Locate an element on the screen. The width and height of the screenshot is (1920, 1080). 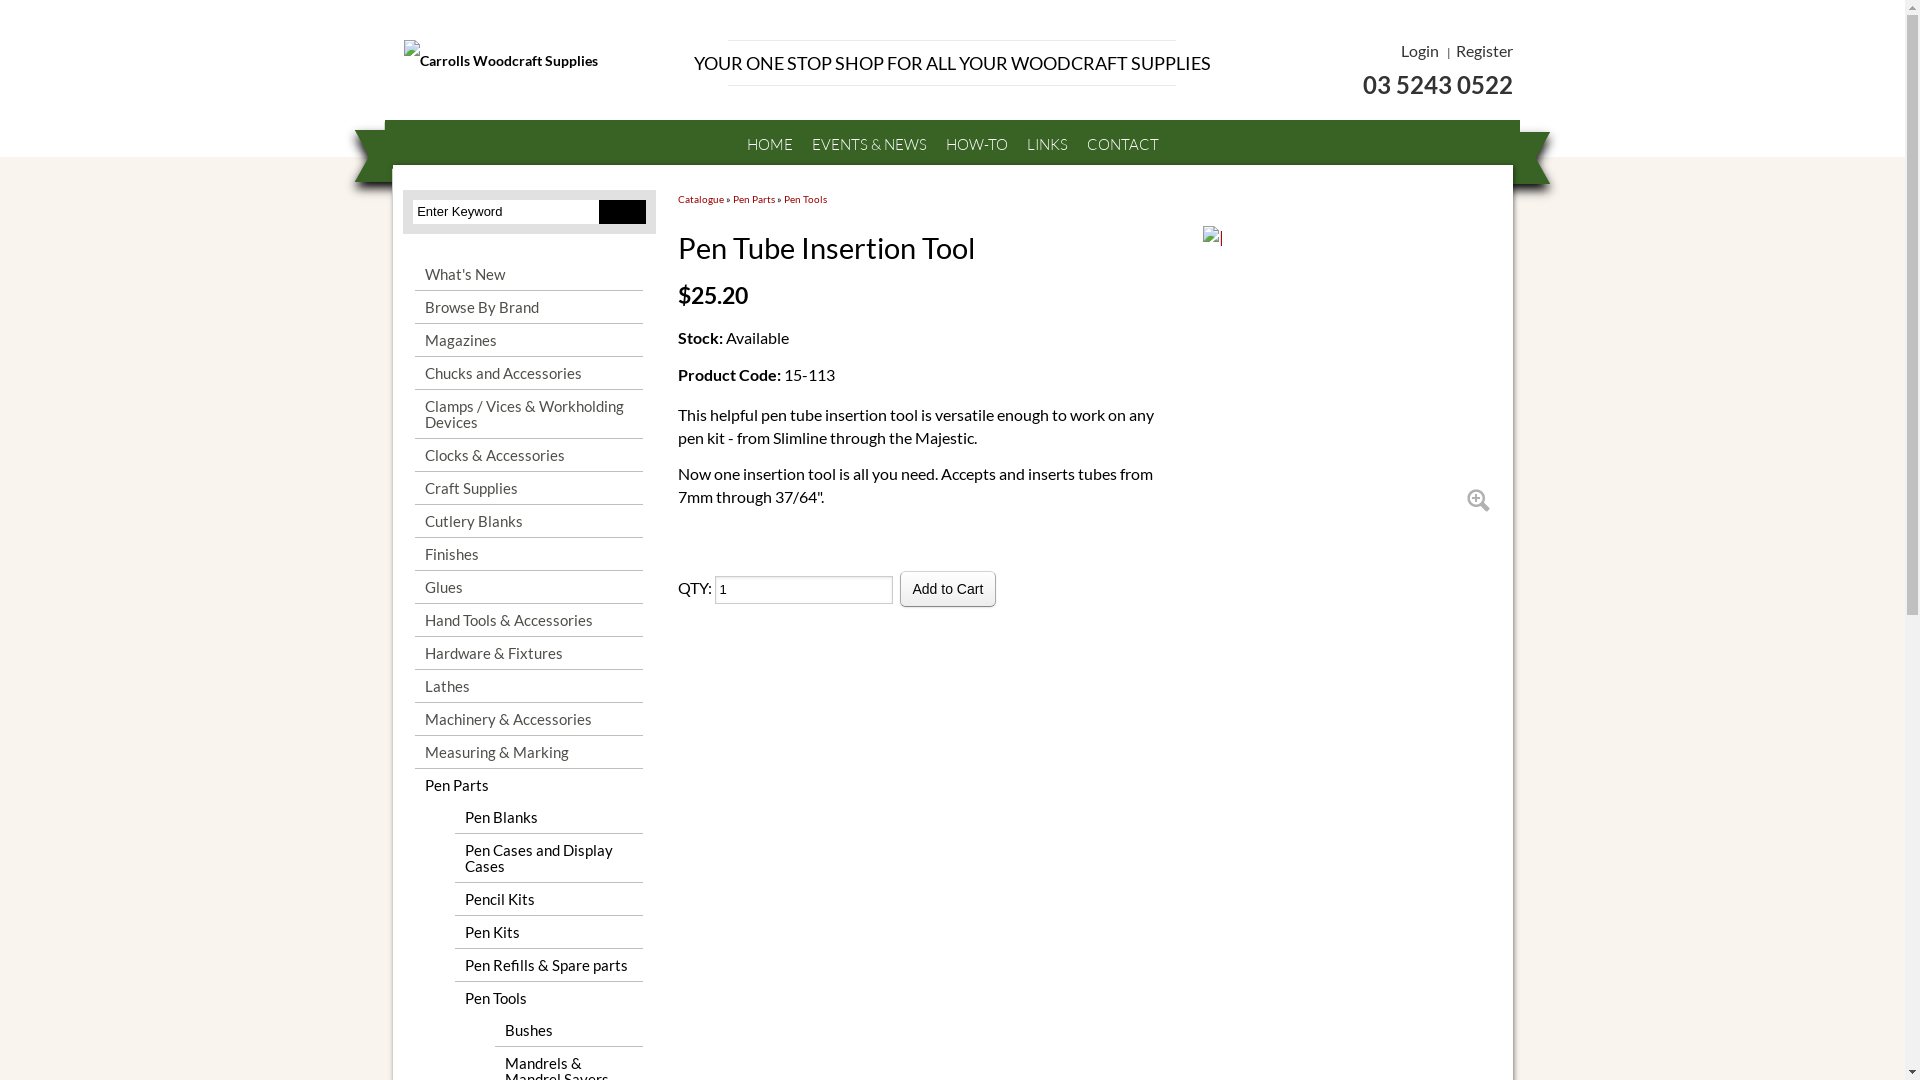
'Pen Tools' is located at coordinates (805, 199).